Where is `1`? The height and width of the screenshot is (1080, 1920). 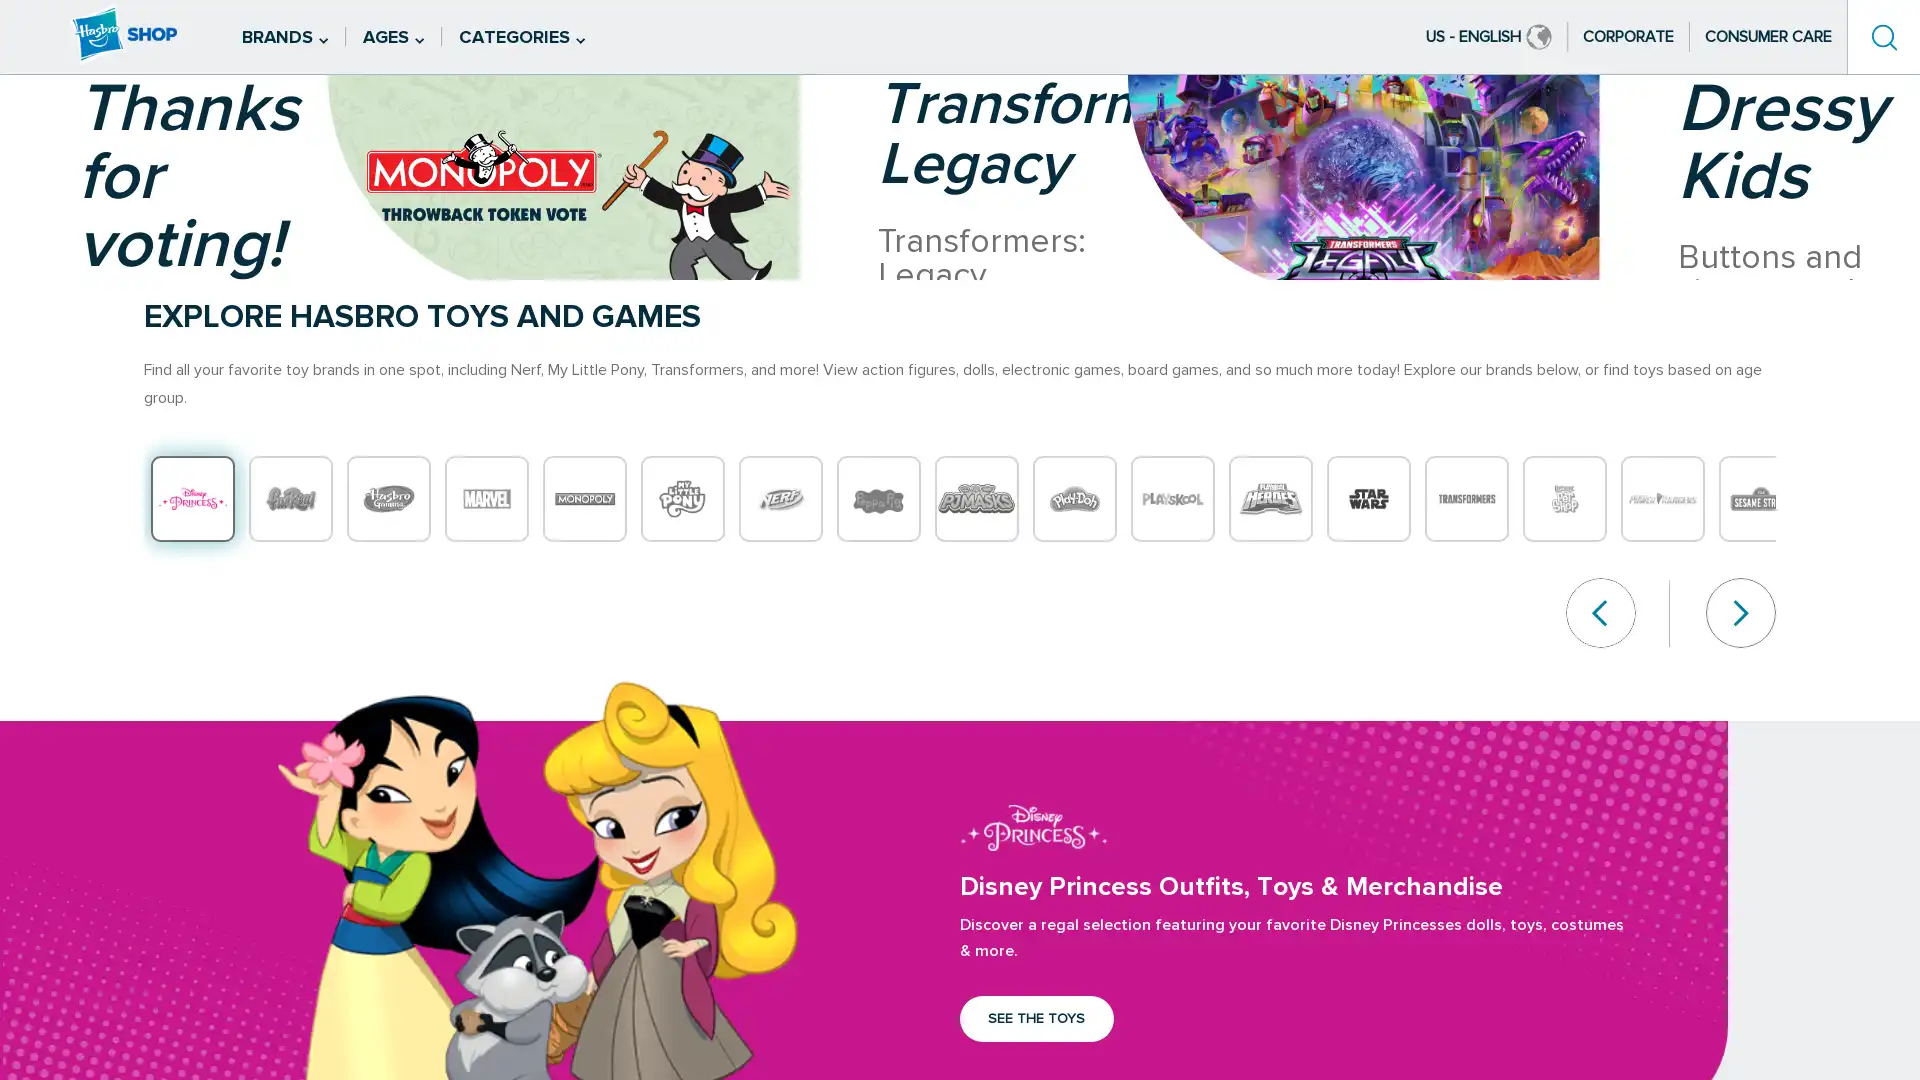 1 is located at coordinates (72, 320).